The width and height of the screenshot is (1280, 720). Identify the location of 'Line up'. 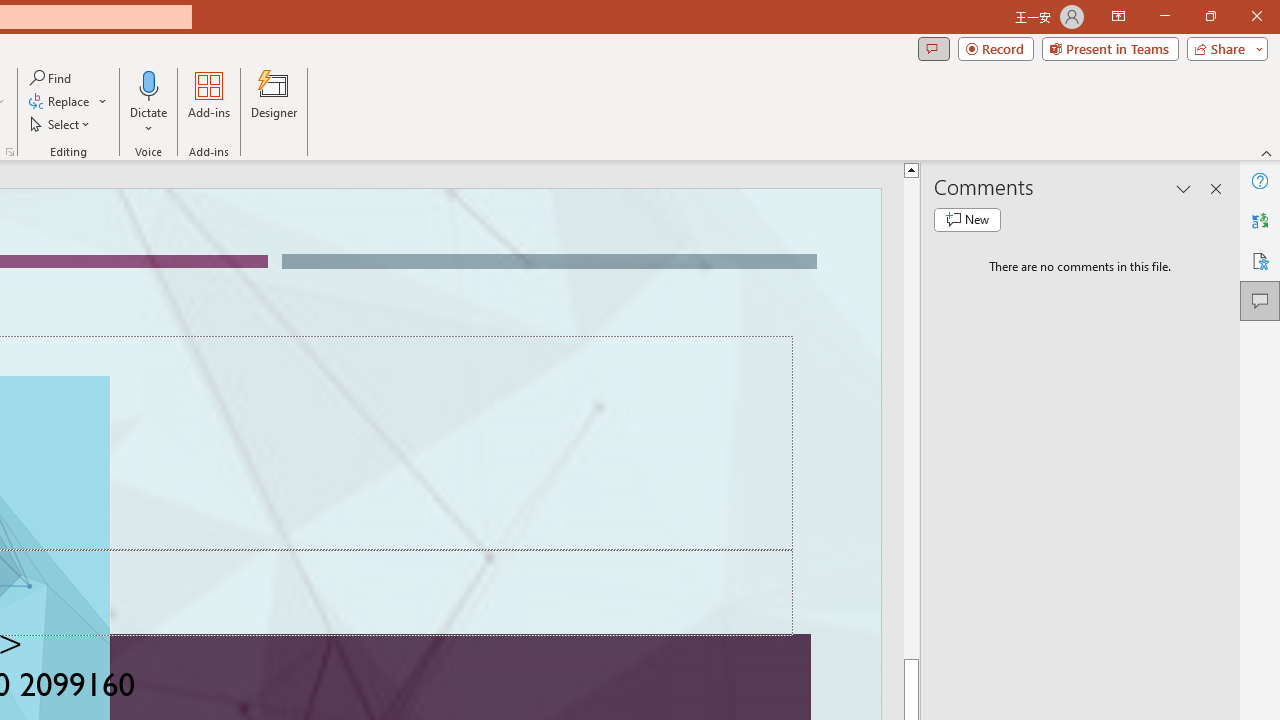
(910, 168).